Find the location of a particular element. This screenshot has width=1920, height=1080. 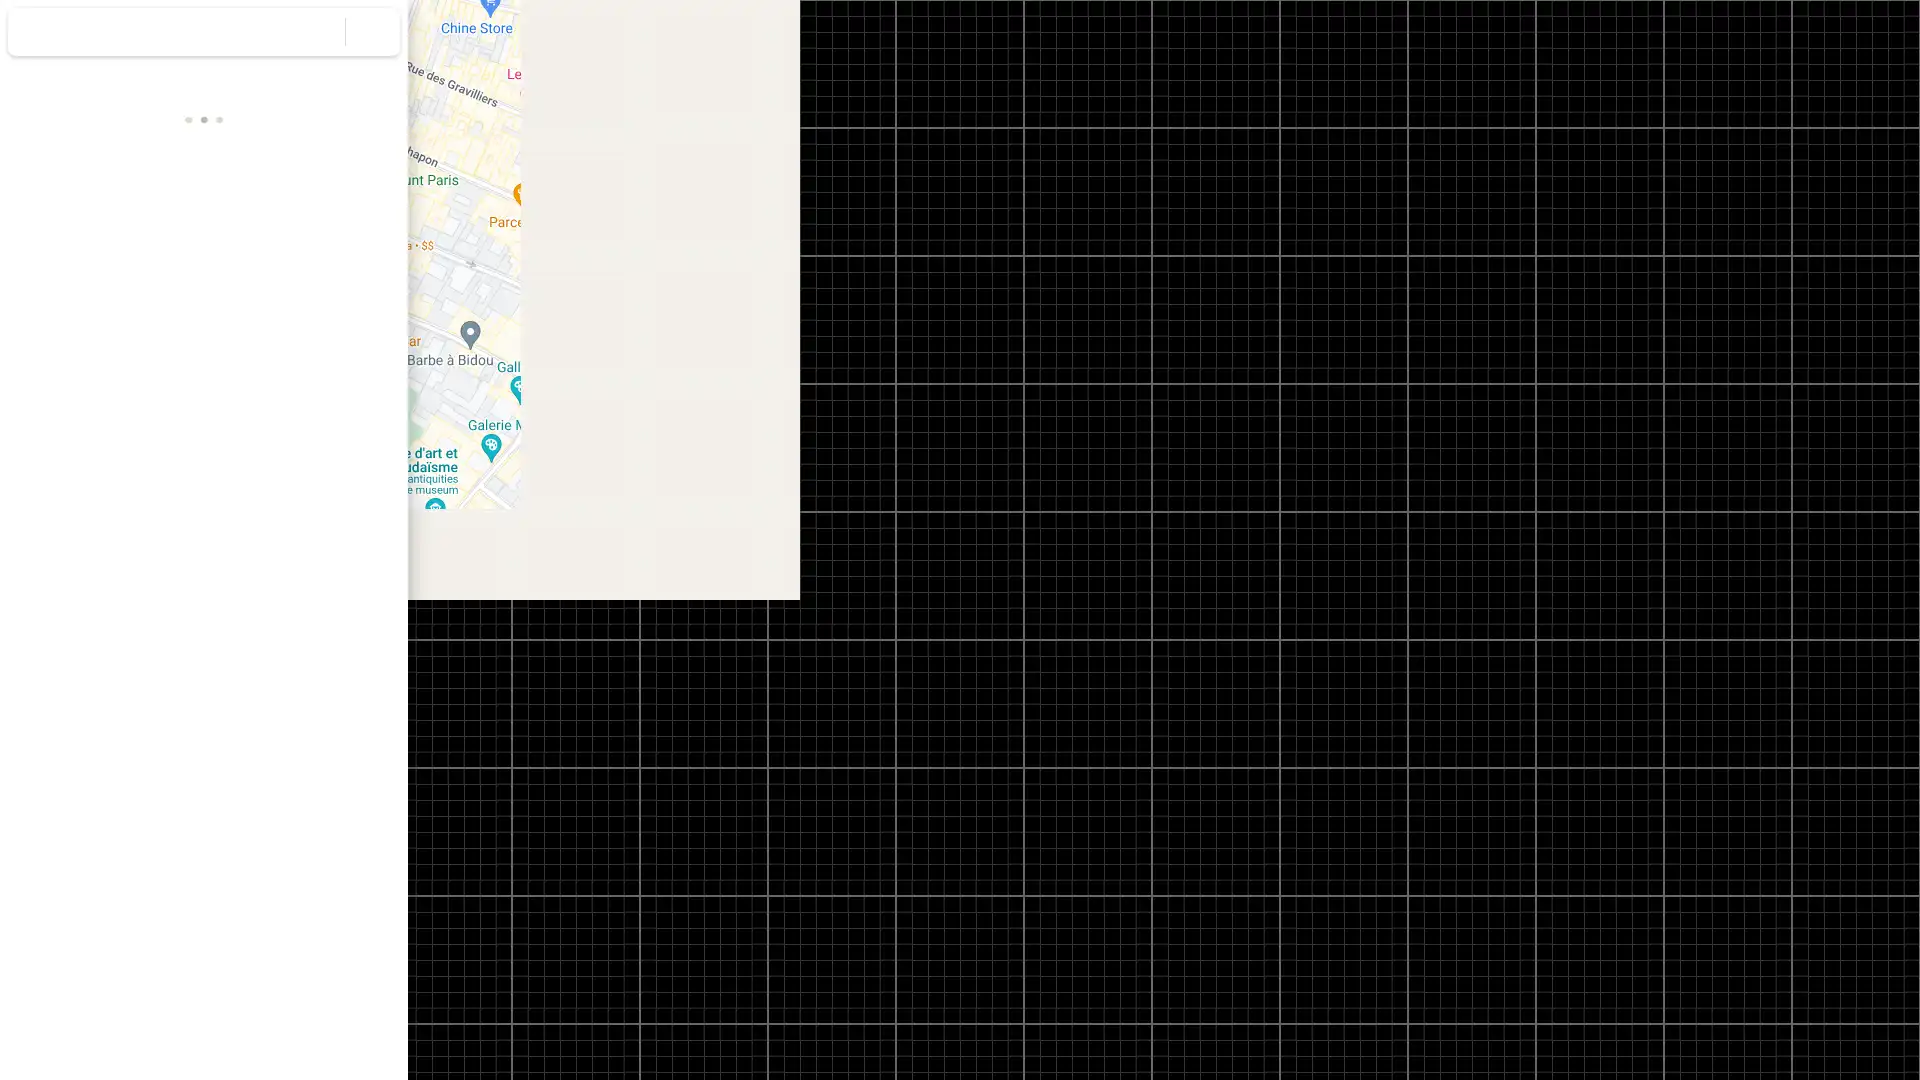

Menu is located at coordinates (35, 34).